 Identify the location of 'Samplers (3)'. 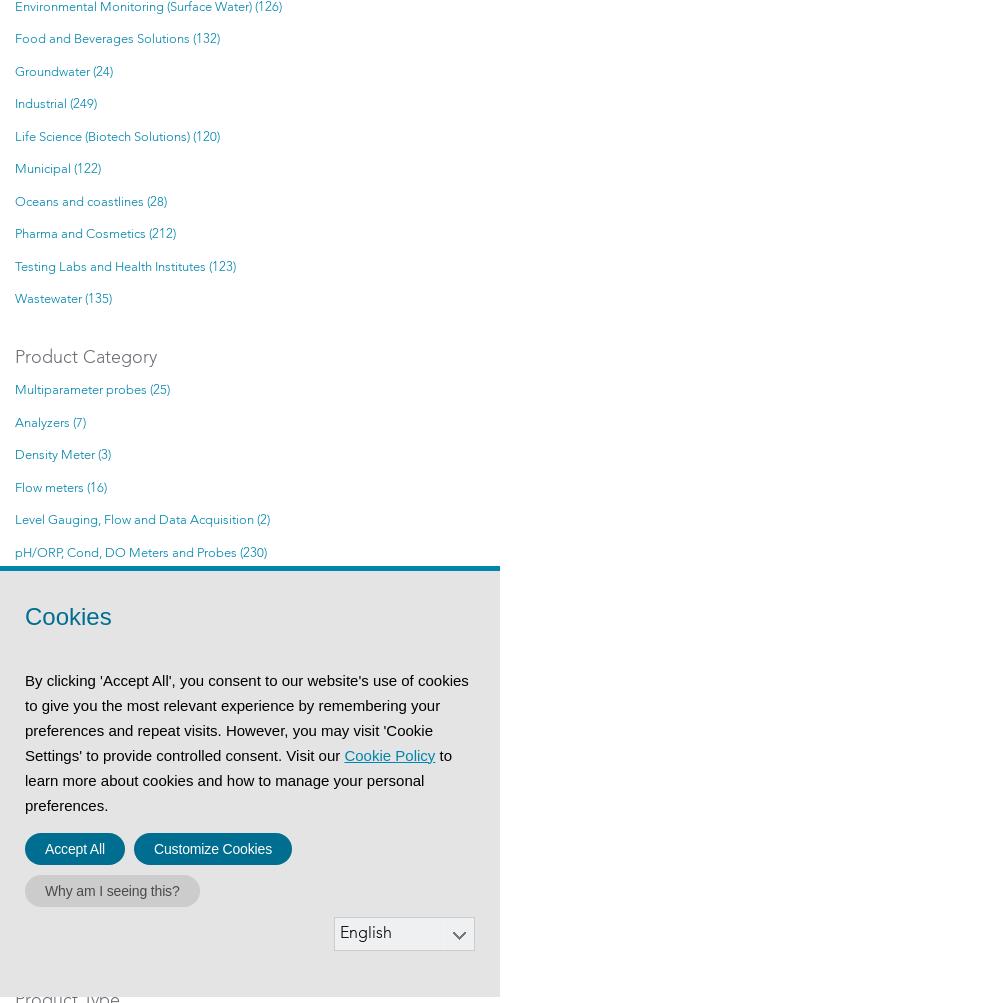
(49, 746).